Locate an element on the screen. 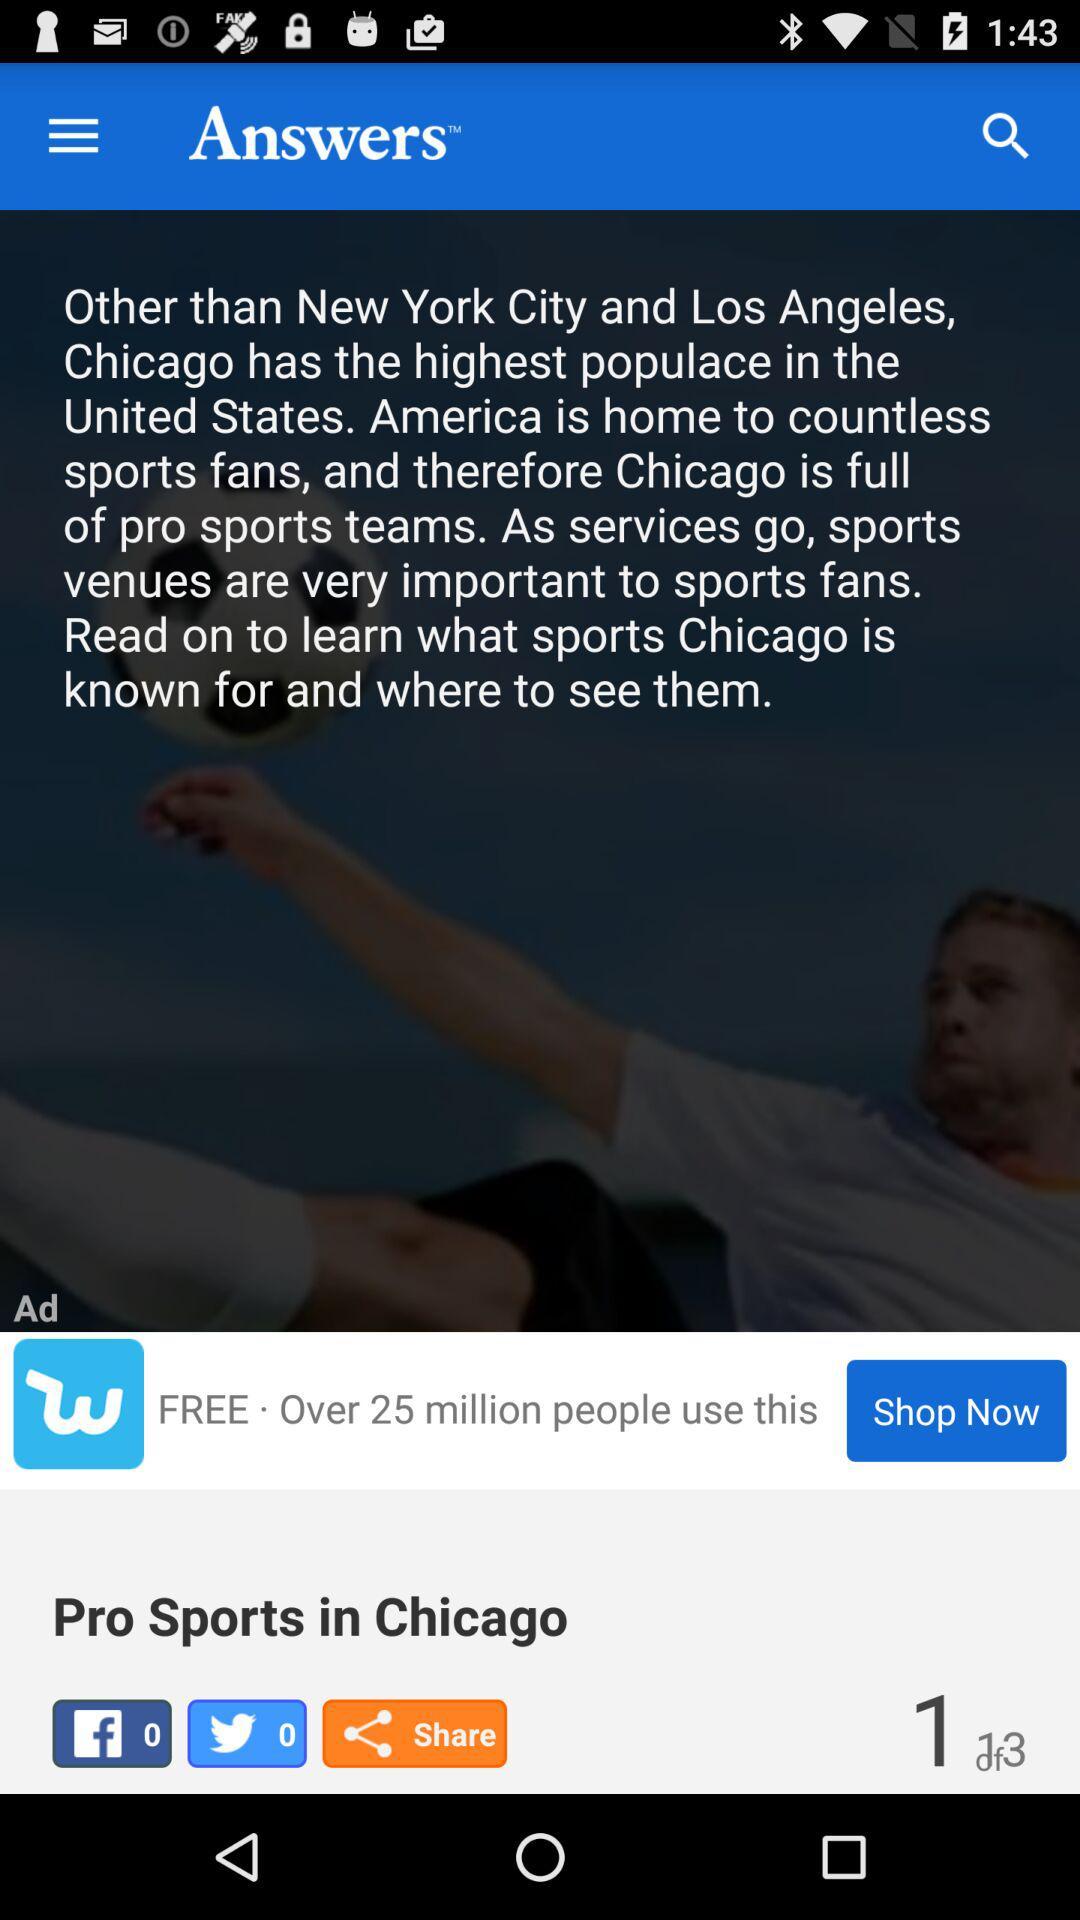  the twitter icon is located at coordinates (77, 1509).